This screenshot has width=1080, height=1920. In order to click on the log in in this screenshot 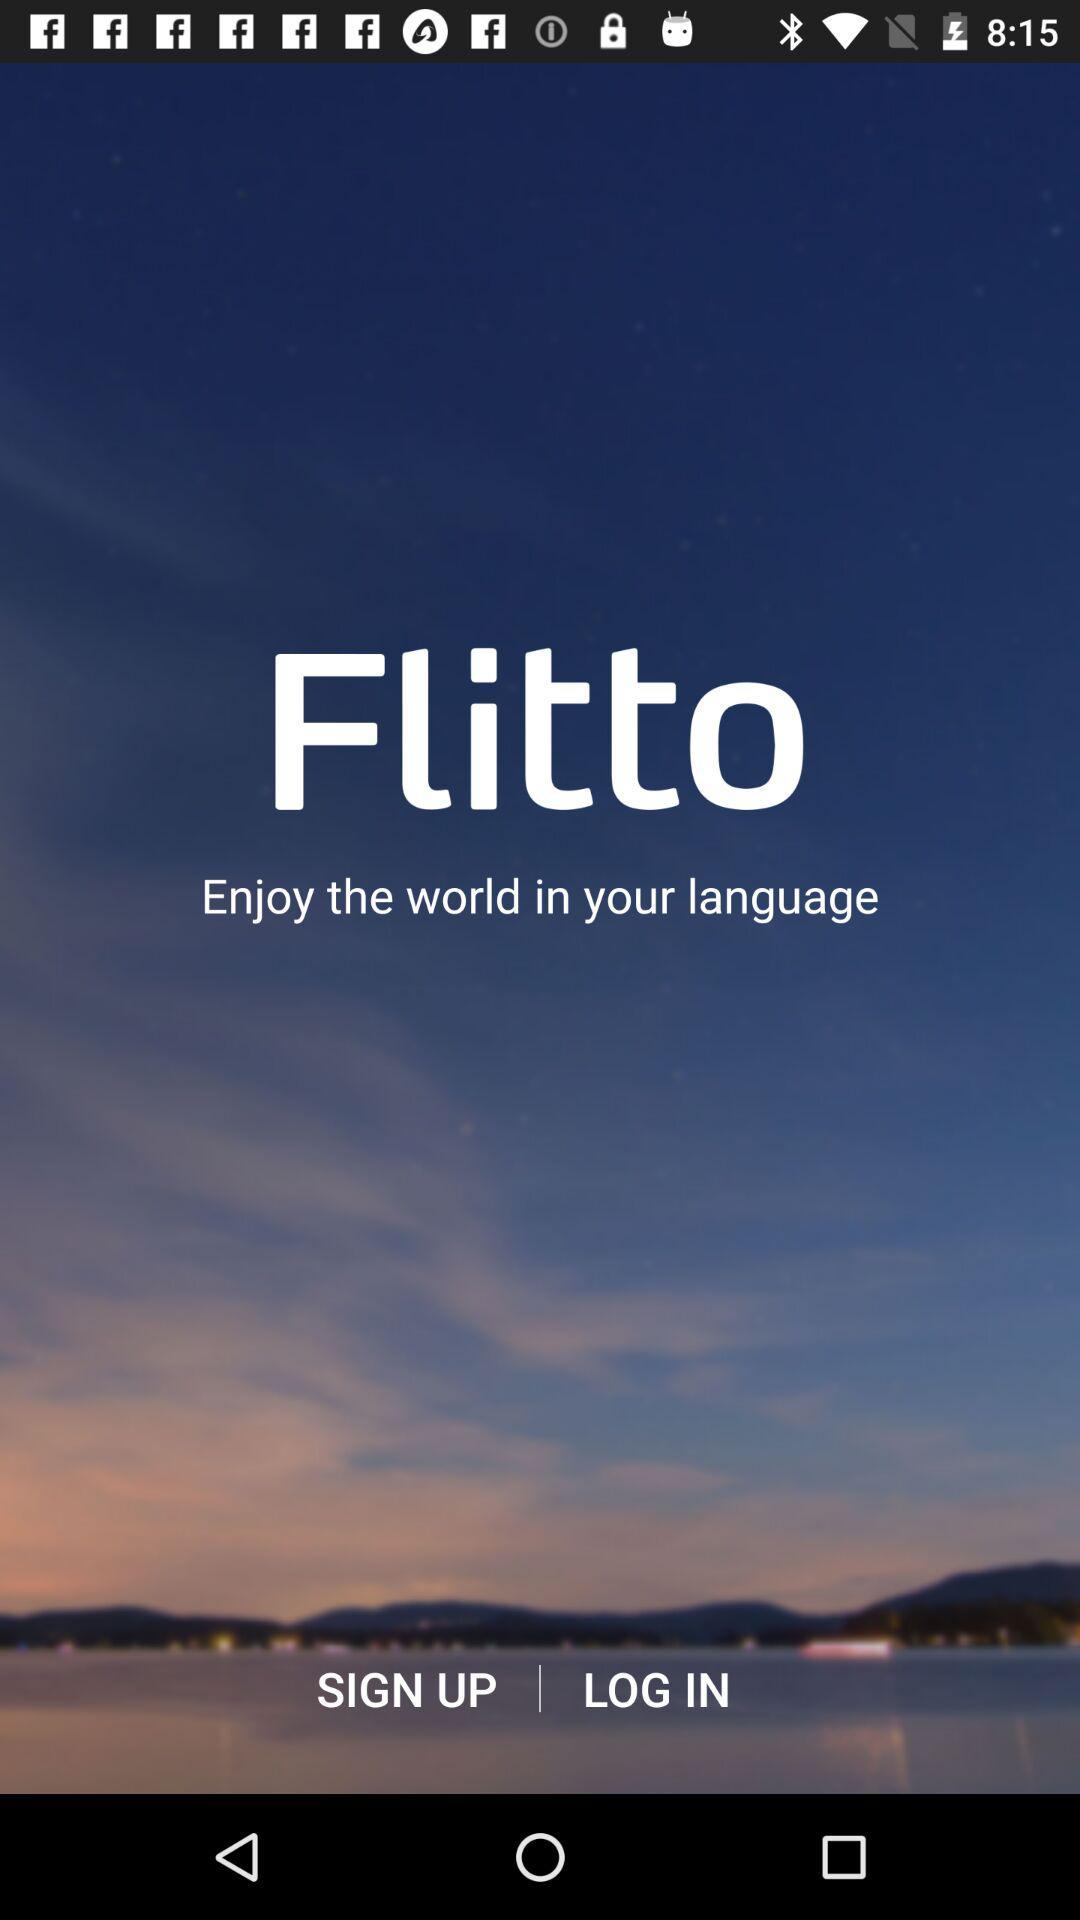, I will do `click(656, 1688)`.